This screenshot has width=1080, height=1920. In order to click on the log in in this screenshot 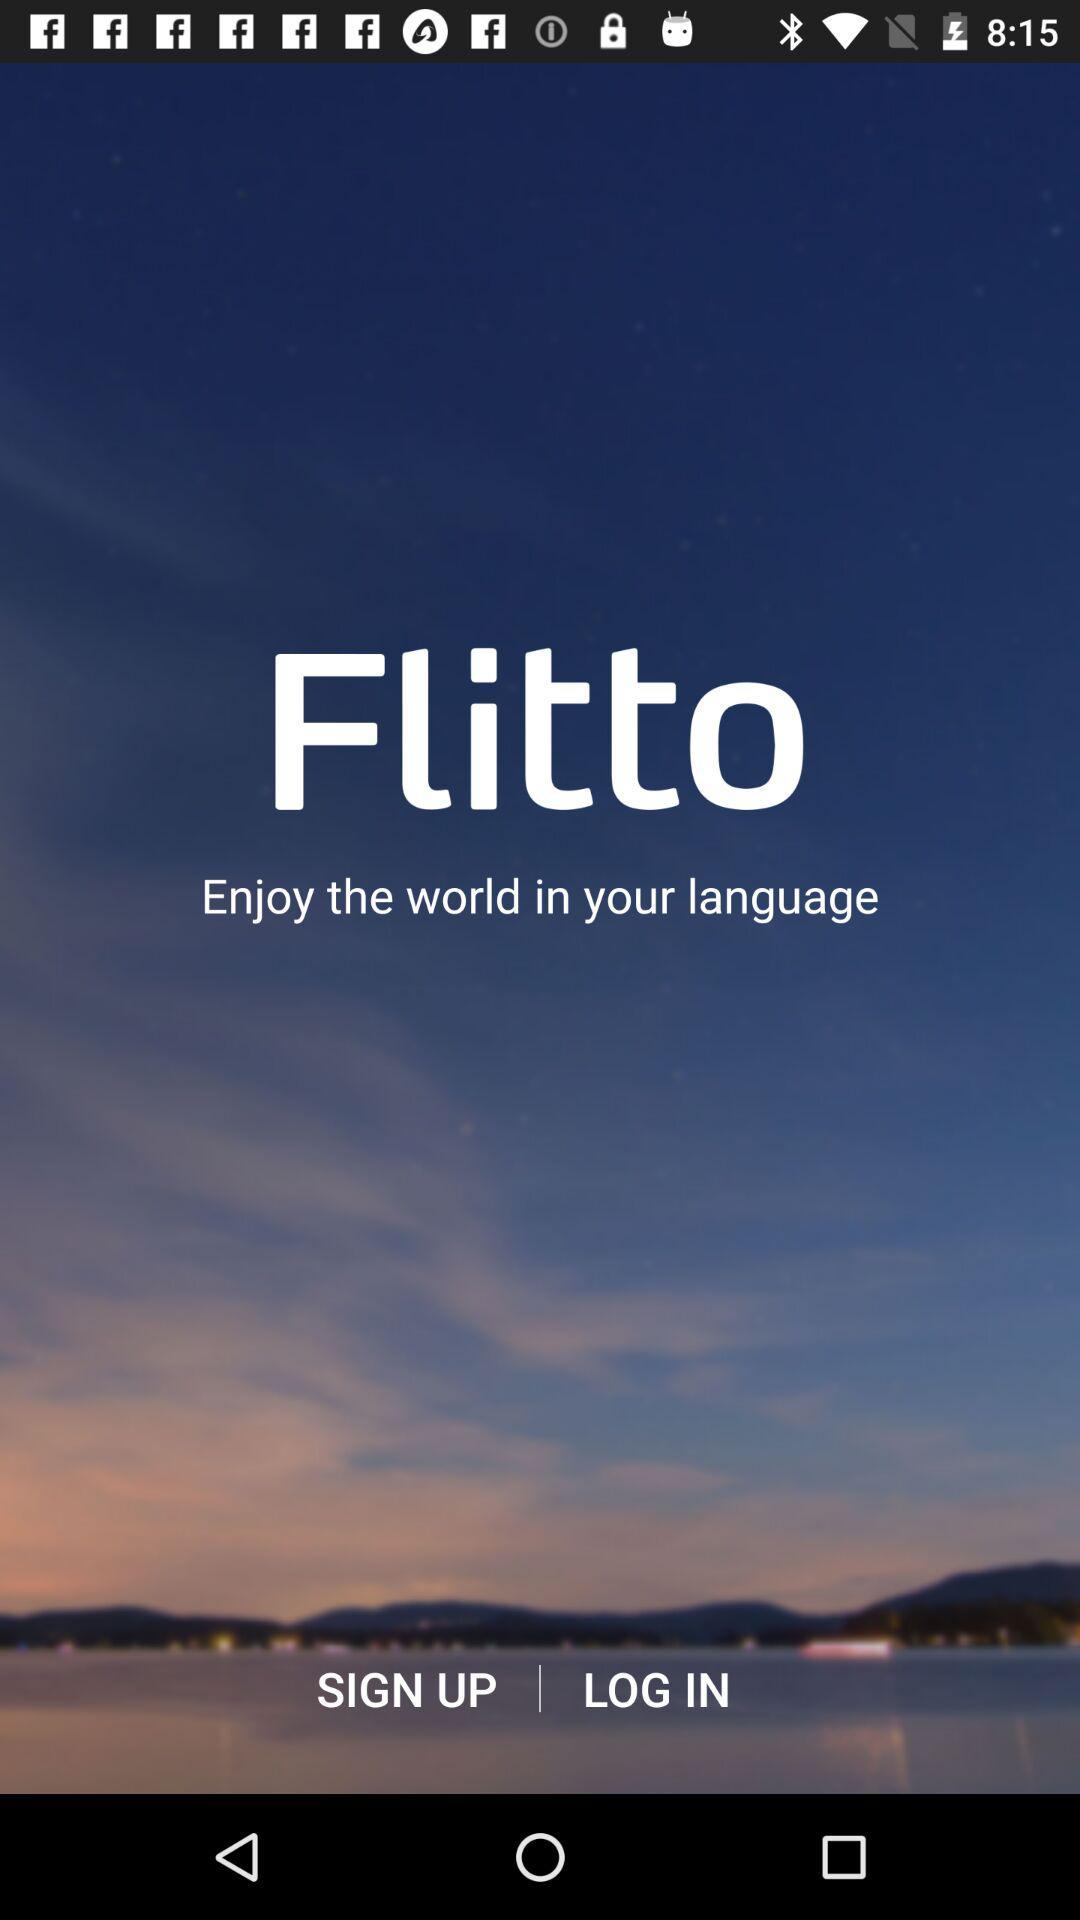, I will do `click(656, 1688)`.